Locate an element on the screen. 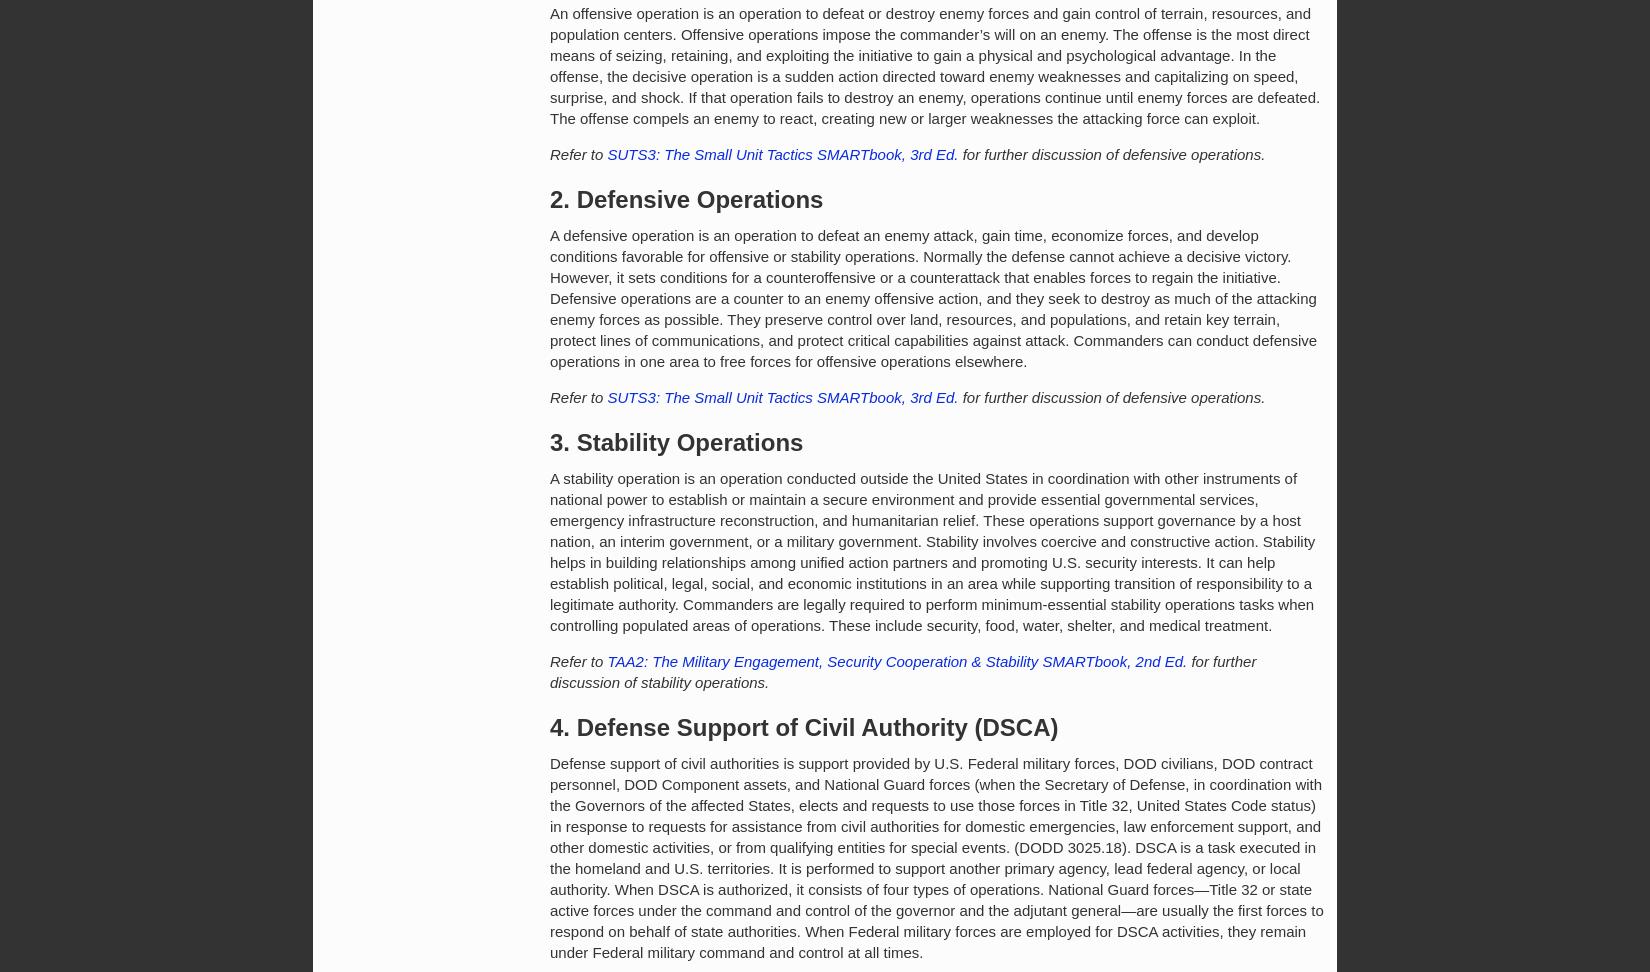 This screenshot has width=1650, height=972. 'A defensive operation is an operation to defeat an enemy attack, gain time, economize forces, and develop conditions favorable for offensive or stability operations. Normally the defense cannot achieve a decisive victory. However, it sets conditions for a counteroffensive or a counterattack that enables forces to regain the initiative. Defensive operations are a counter to an enemy offensive action, and they seek to destroy as much of the attacking enemy forces as possible. They preserve control over land, resources, and populations, and retain key terrain, protect lines of communications, and protect critical capabilities against attack. Commanders can conduct defensive operations in one area to free forces for offensive operations elsewhere.' is located at coordinates (933, 298).